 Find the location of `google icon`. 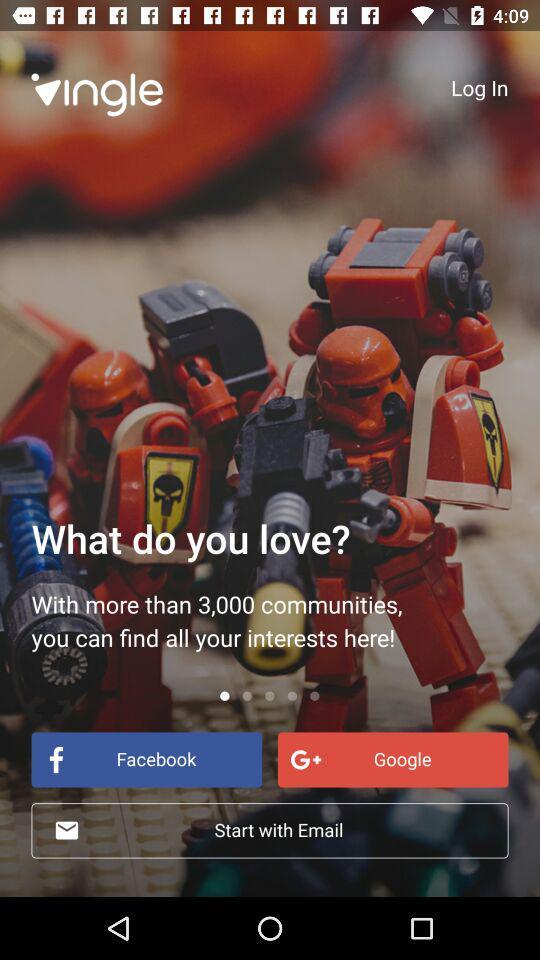

google icon is located at coordinates (393, 758).